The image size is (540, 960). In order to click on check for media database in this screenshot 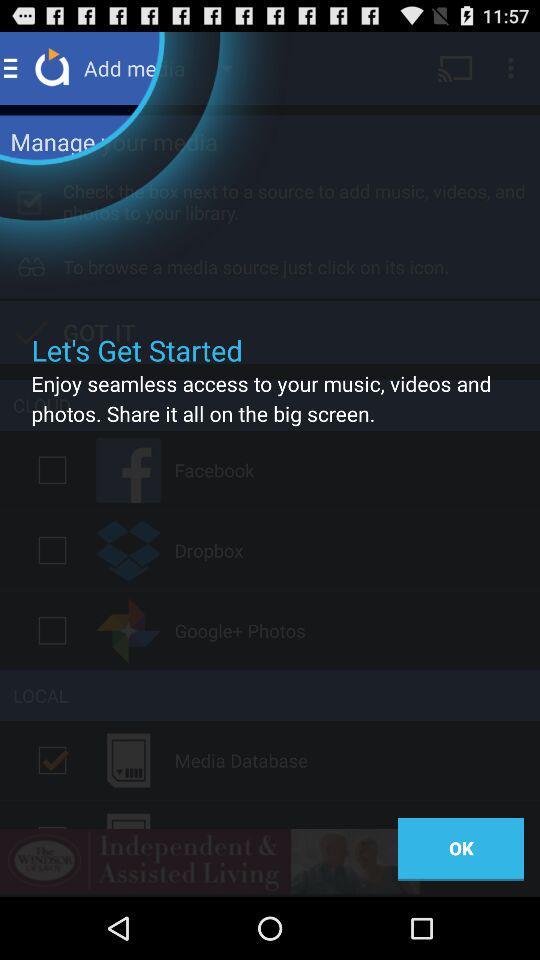, I will do `click(52, 759)`.